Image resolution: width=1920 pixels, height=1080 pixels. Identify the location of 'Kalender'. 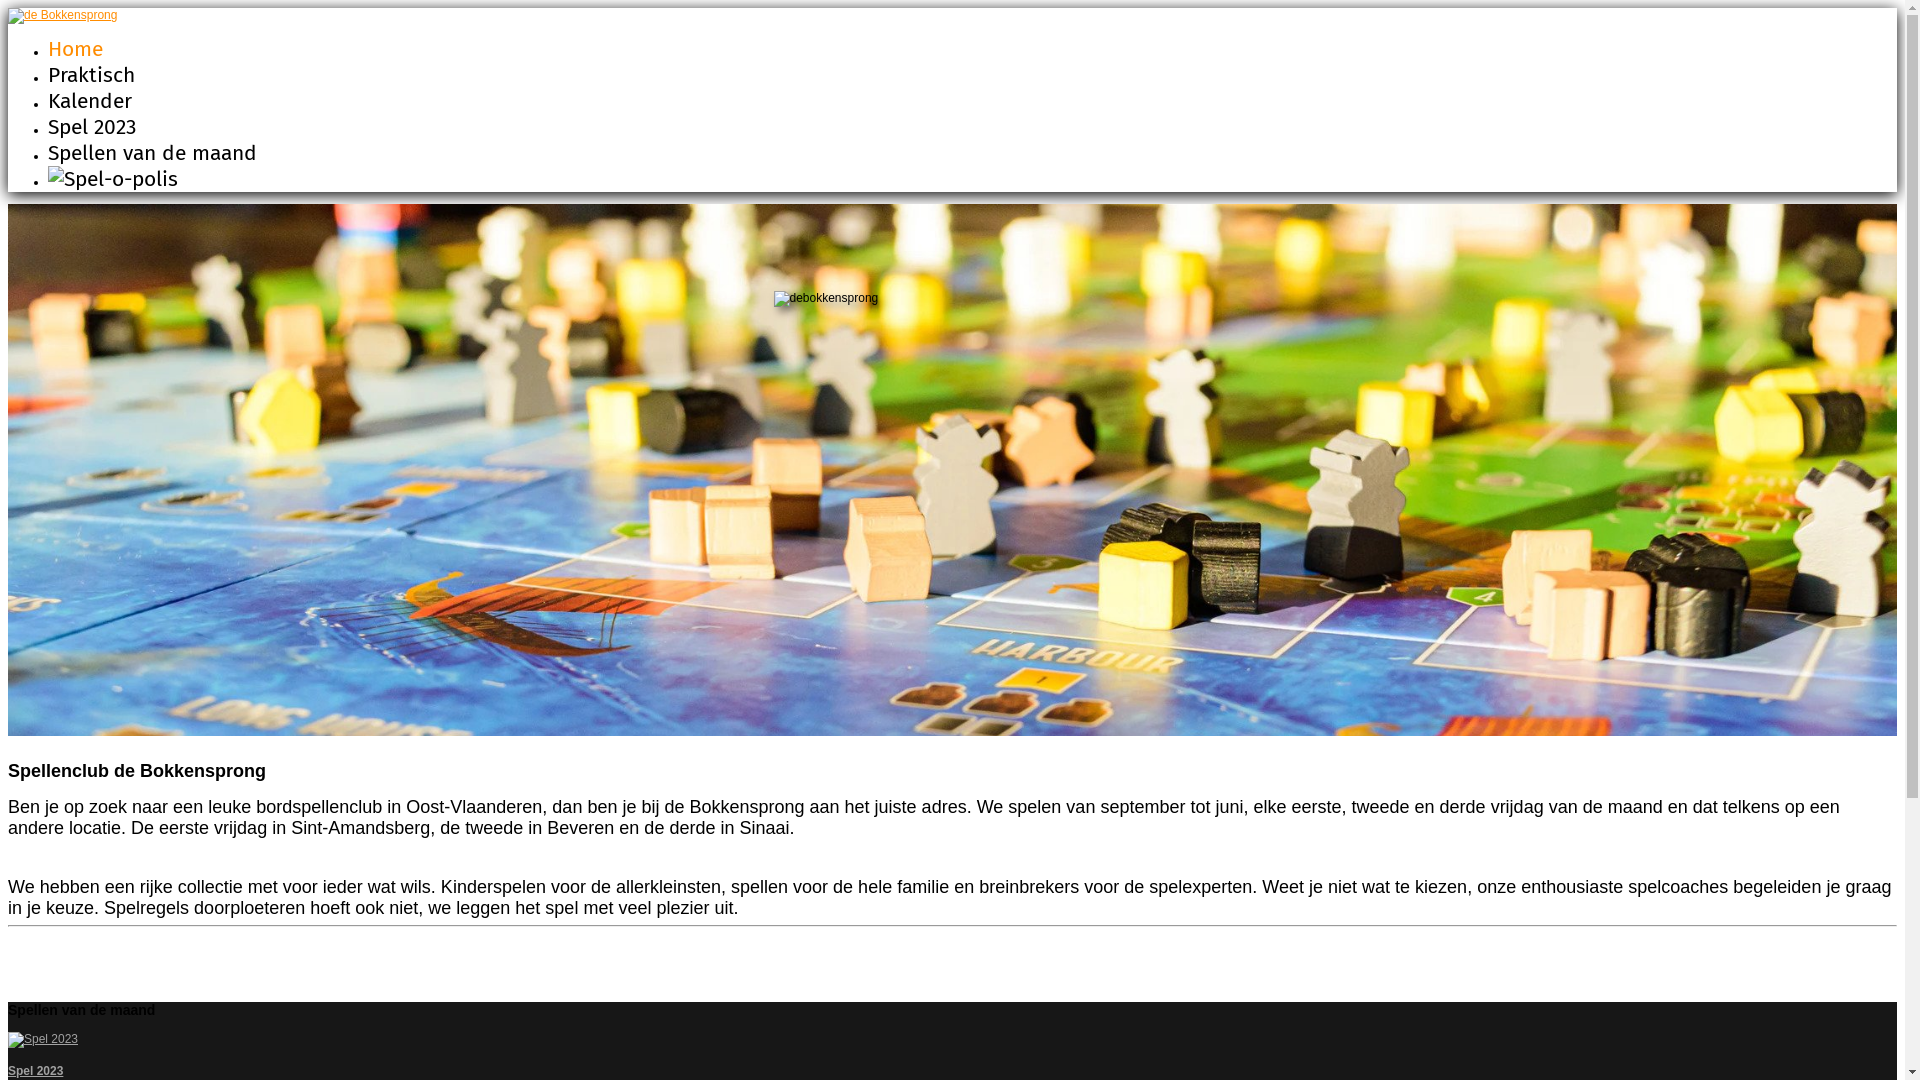
(89, 100).